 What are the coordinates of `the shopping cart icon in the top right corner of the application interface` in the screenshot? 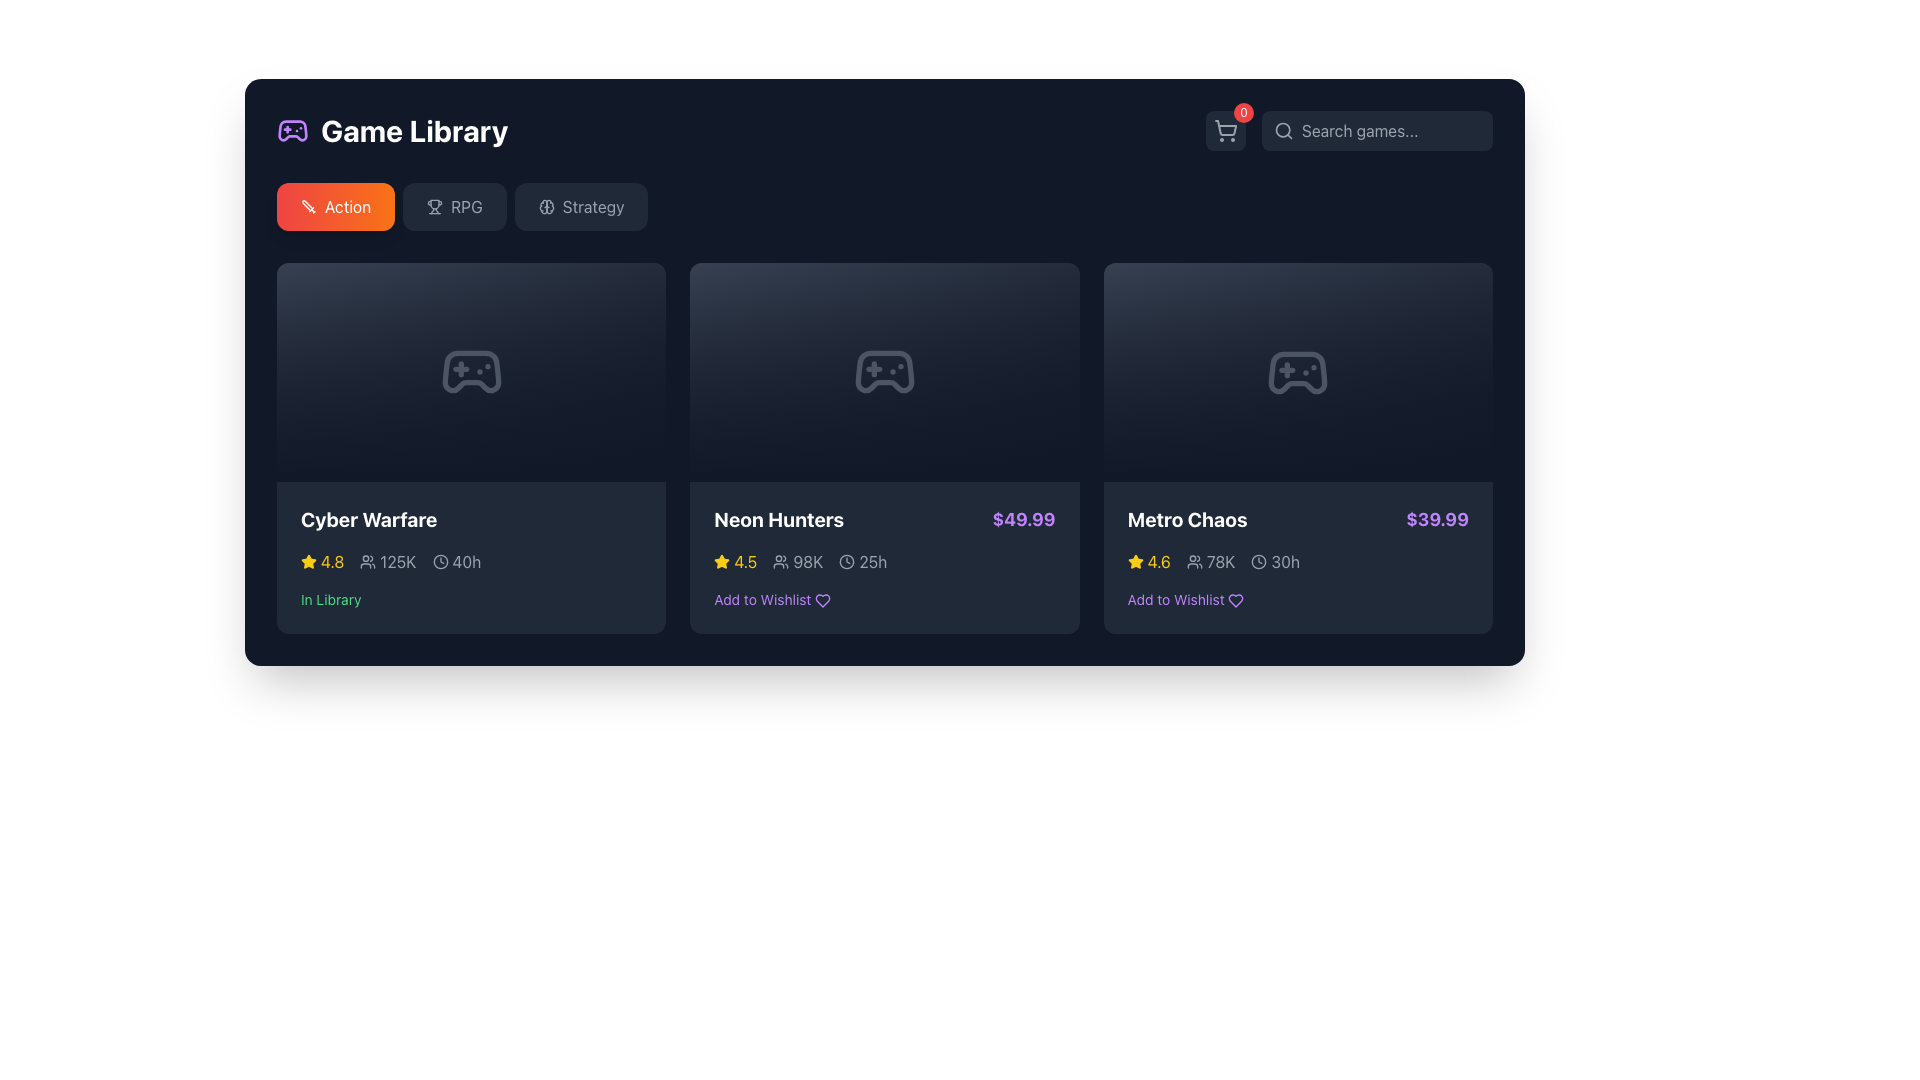 It's located at (1224, 131).